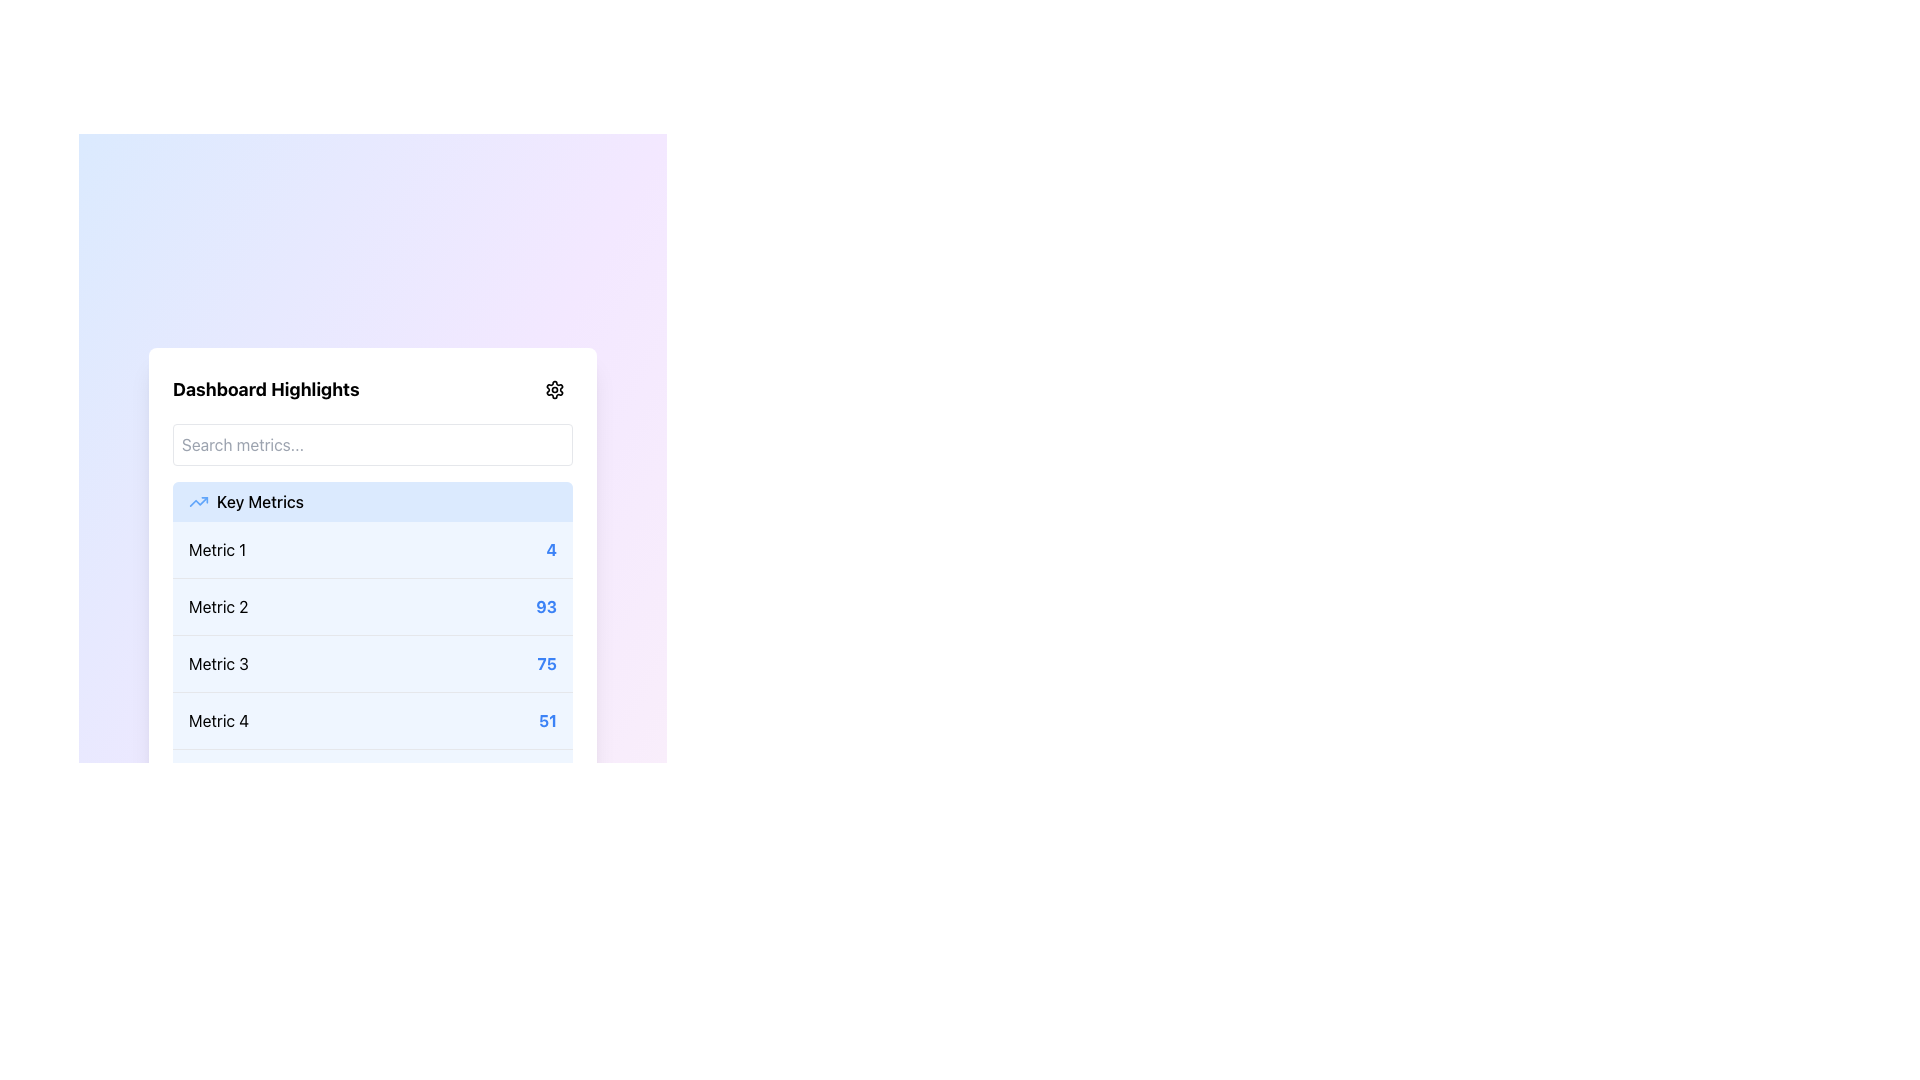 The width and height of the screenshot is (1920, 1080). Describe the element at coordinates (555, 389) in the screenshot. I see `the settings button located to the right of the 'Dashboard Highlights' header` at that location.